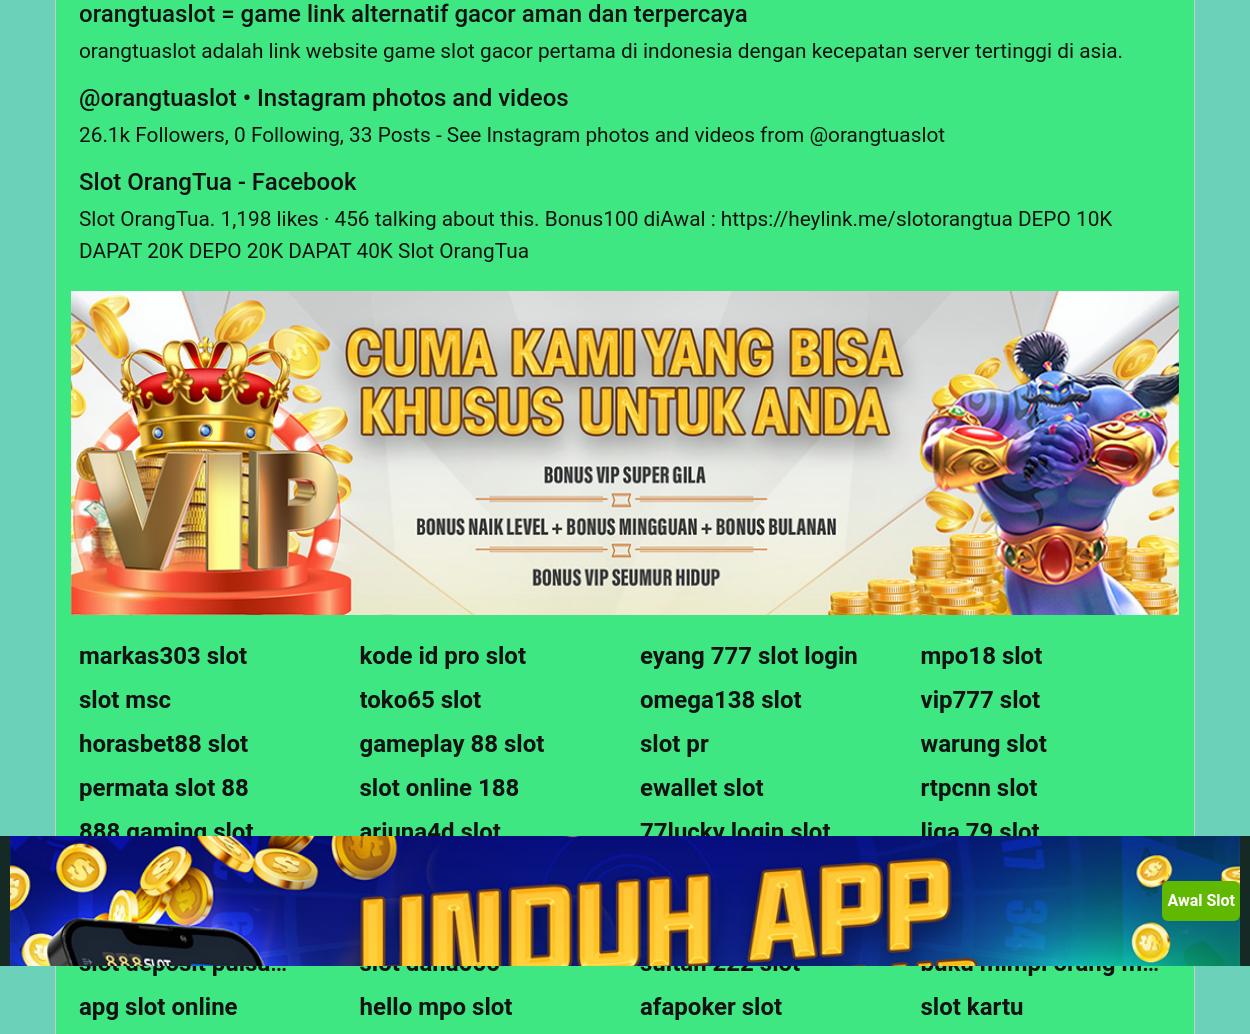 The image size is (1250, 1034). Describe the element at coordinates (920, 873) in the screenshot. I see `'raja slot qiuqiu'` at that location.